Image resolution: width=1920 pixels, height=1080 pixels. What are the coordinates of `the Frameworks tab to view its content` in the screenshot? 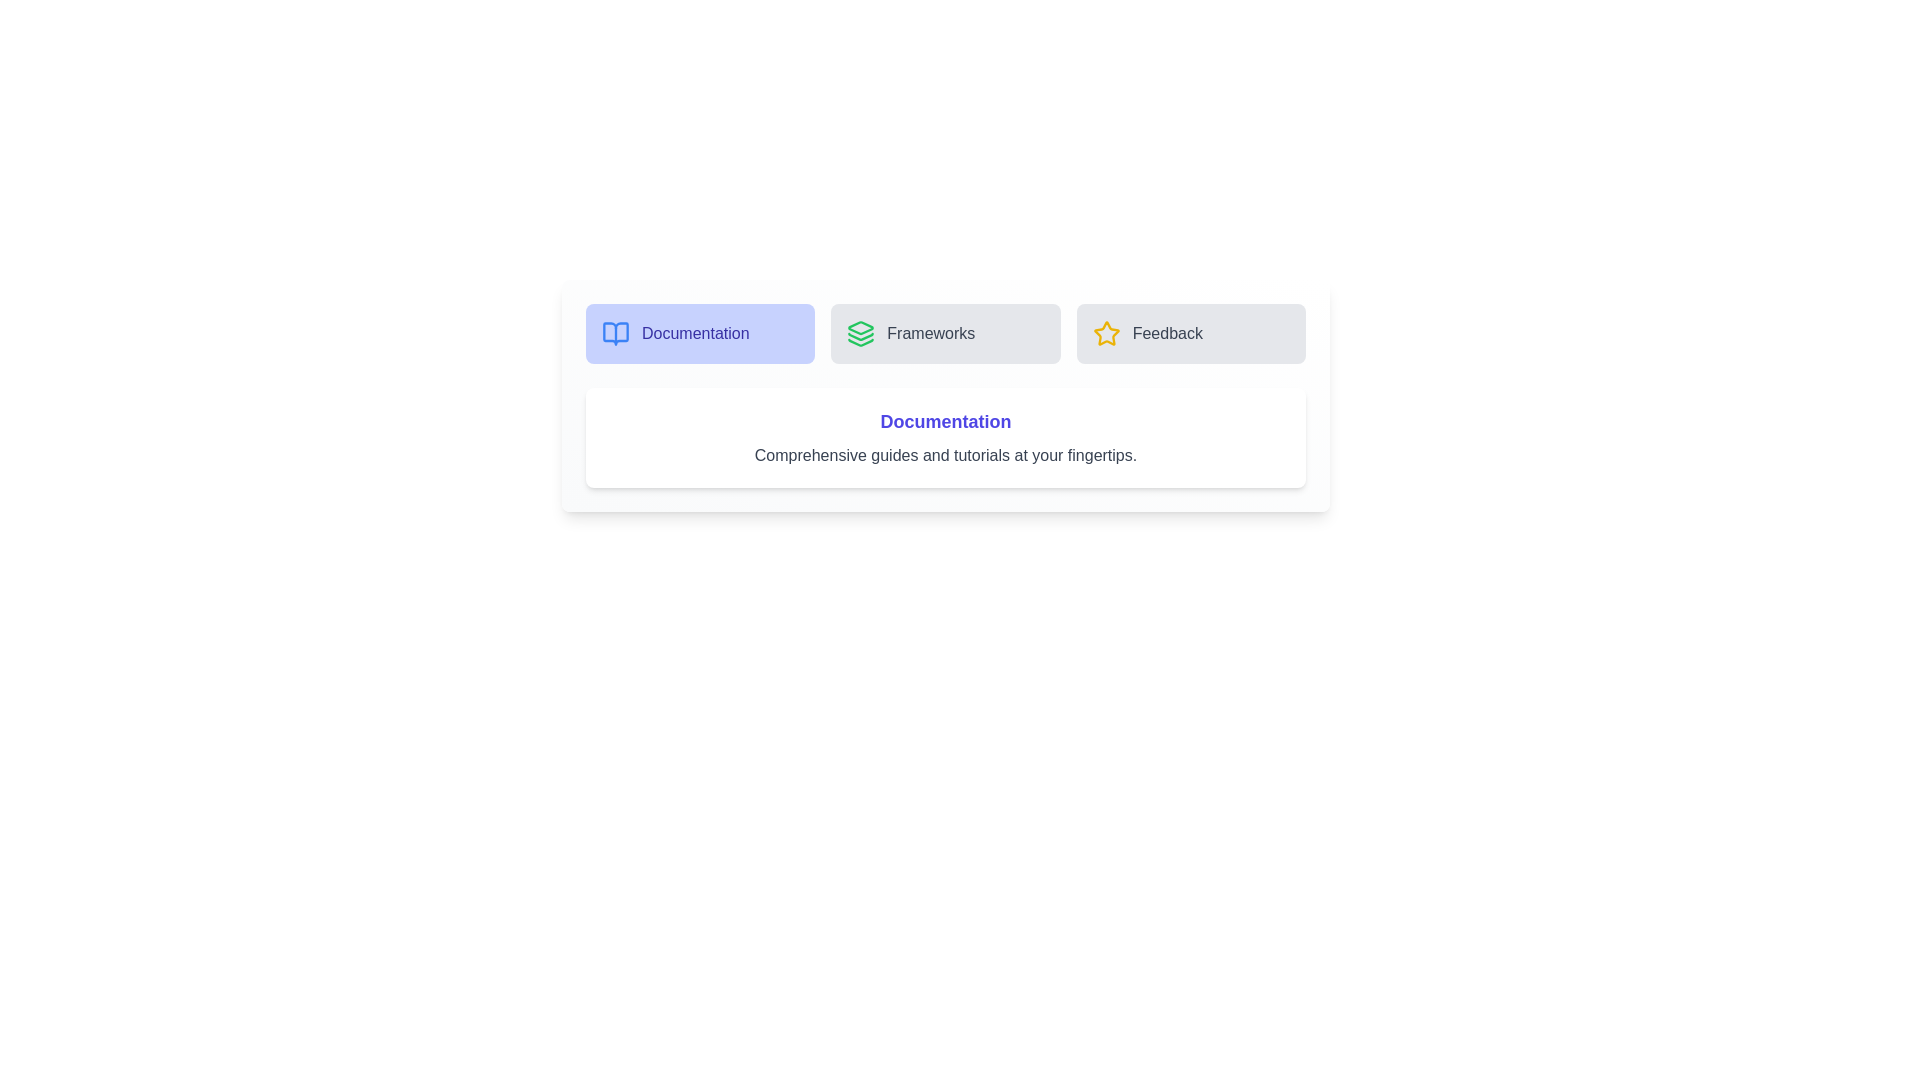 It's located at (944, 333).